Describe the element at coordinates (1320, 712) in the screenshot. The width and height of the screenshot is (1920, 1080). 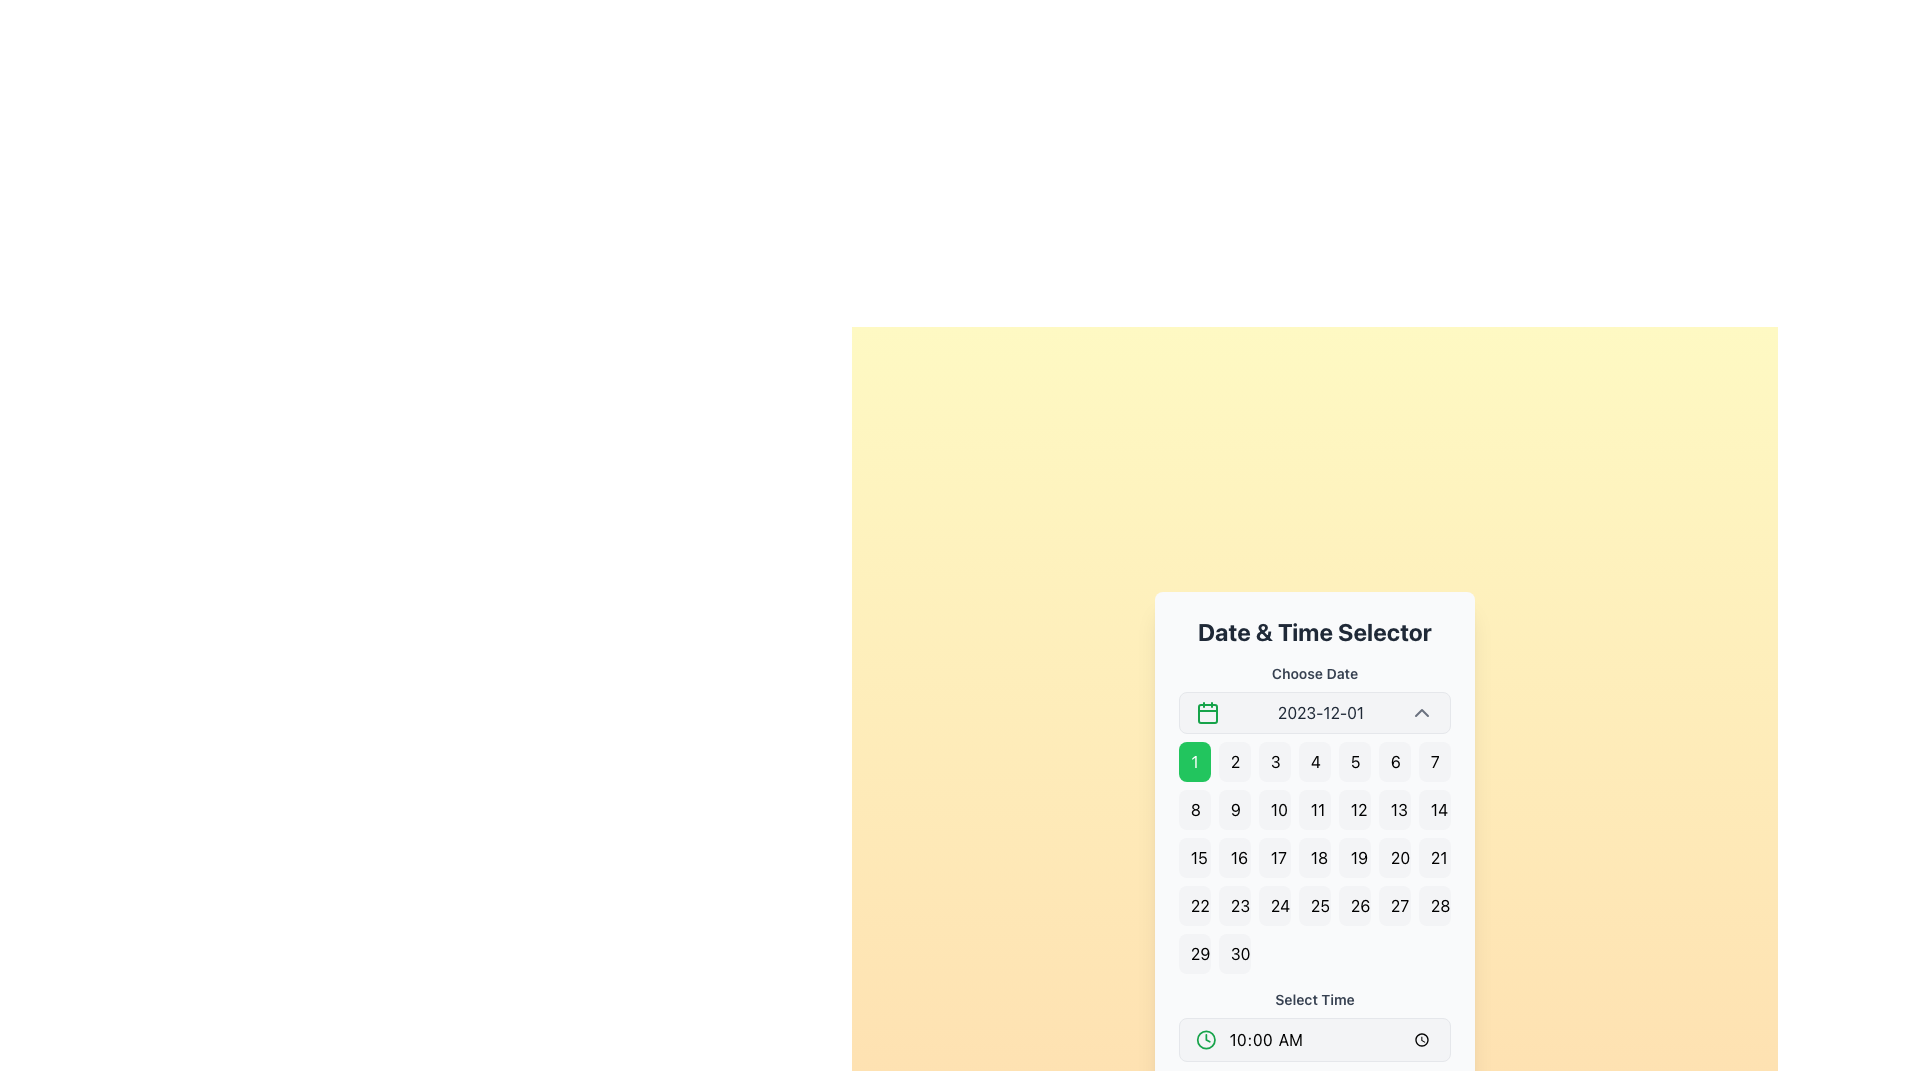
I see `the Text Display element that shows the date '2023-12-01', which is located between a green calendar icon and an upward-pointing chevron icon` at that location.